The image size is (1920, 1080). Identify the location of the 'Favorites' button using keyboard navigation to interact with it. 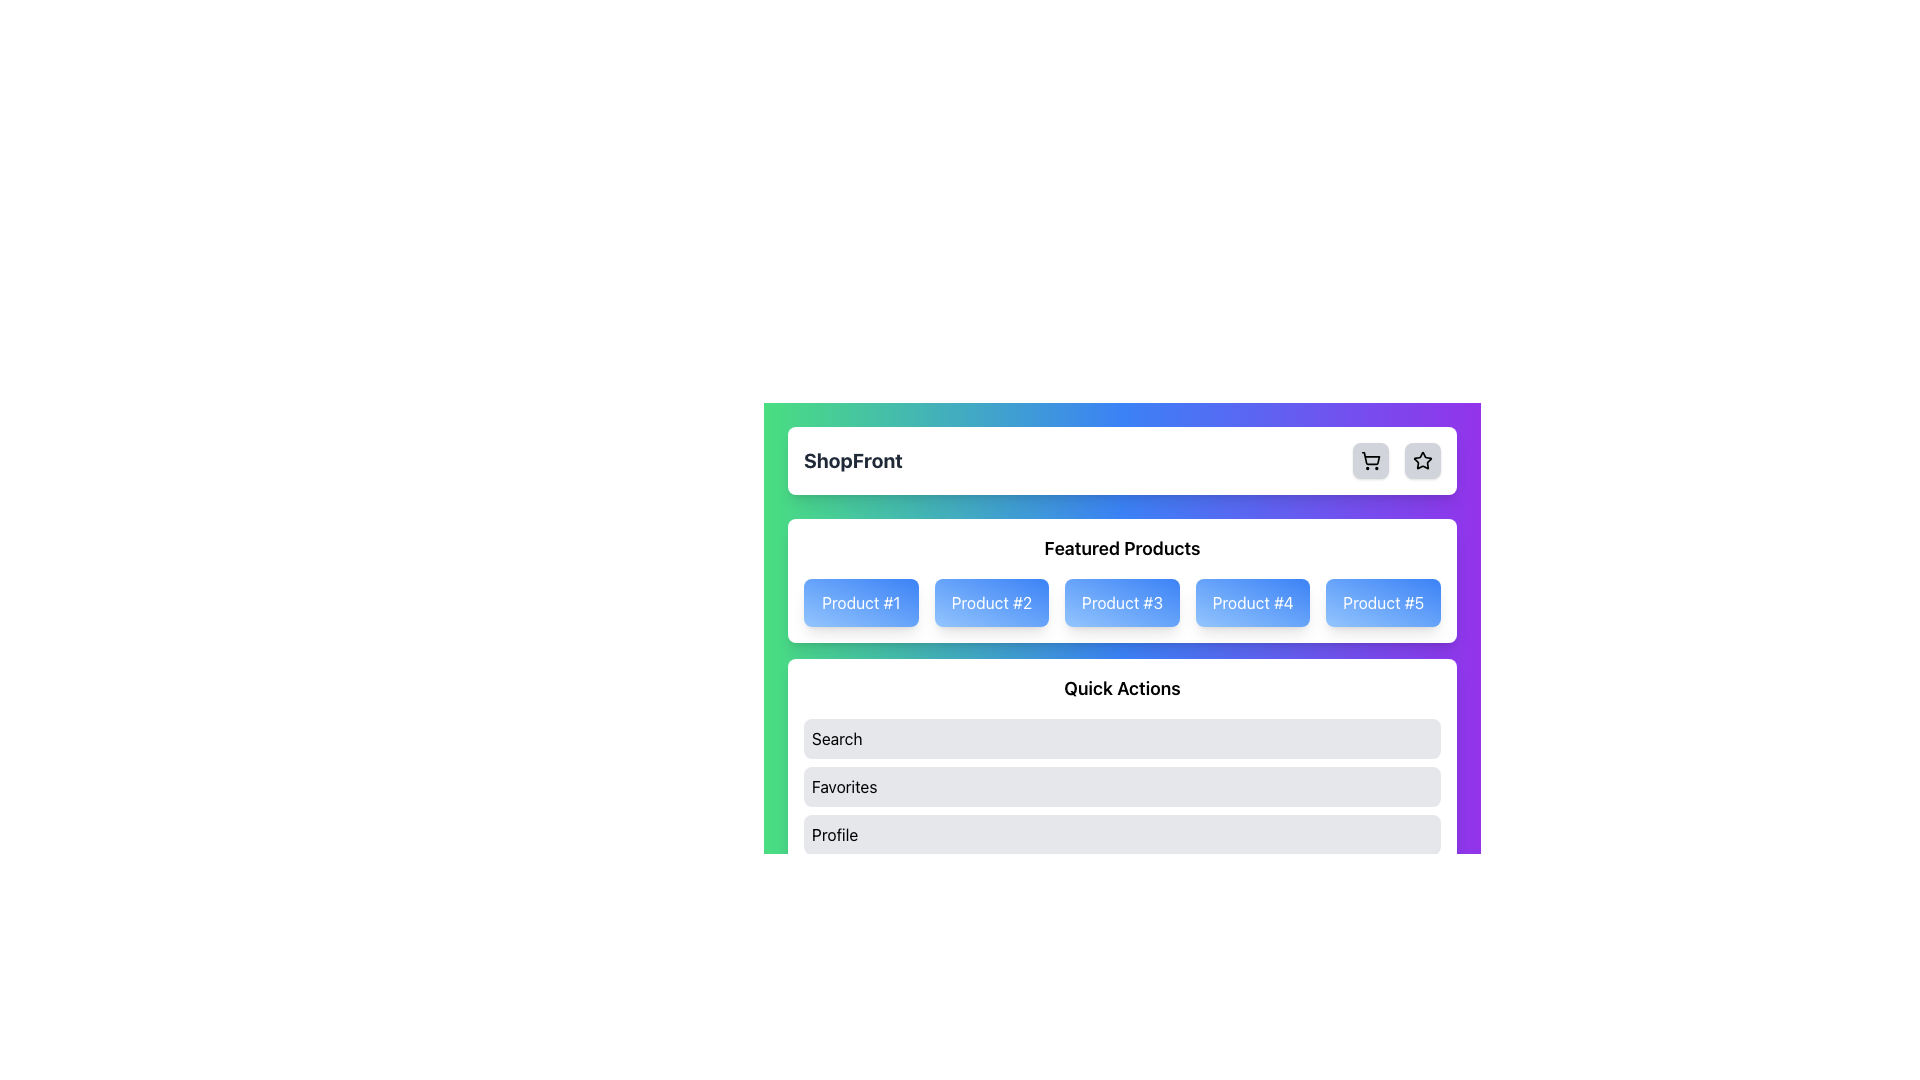
(1122, 785).